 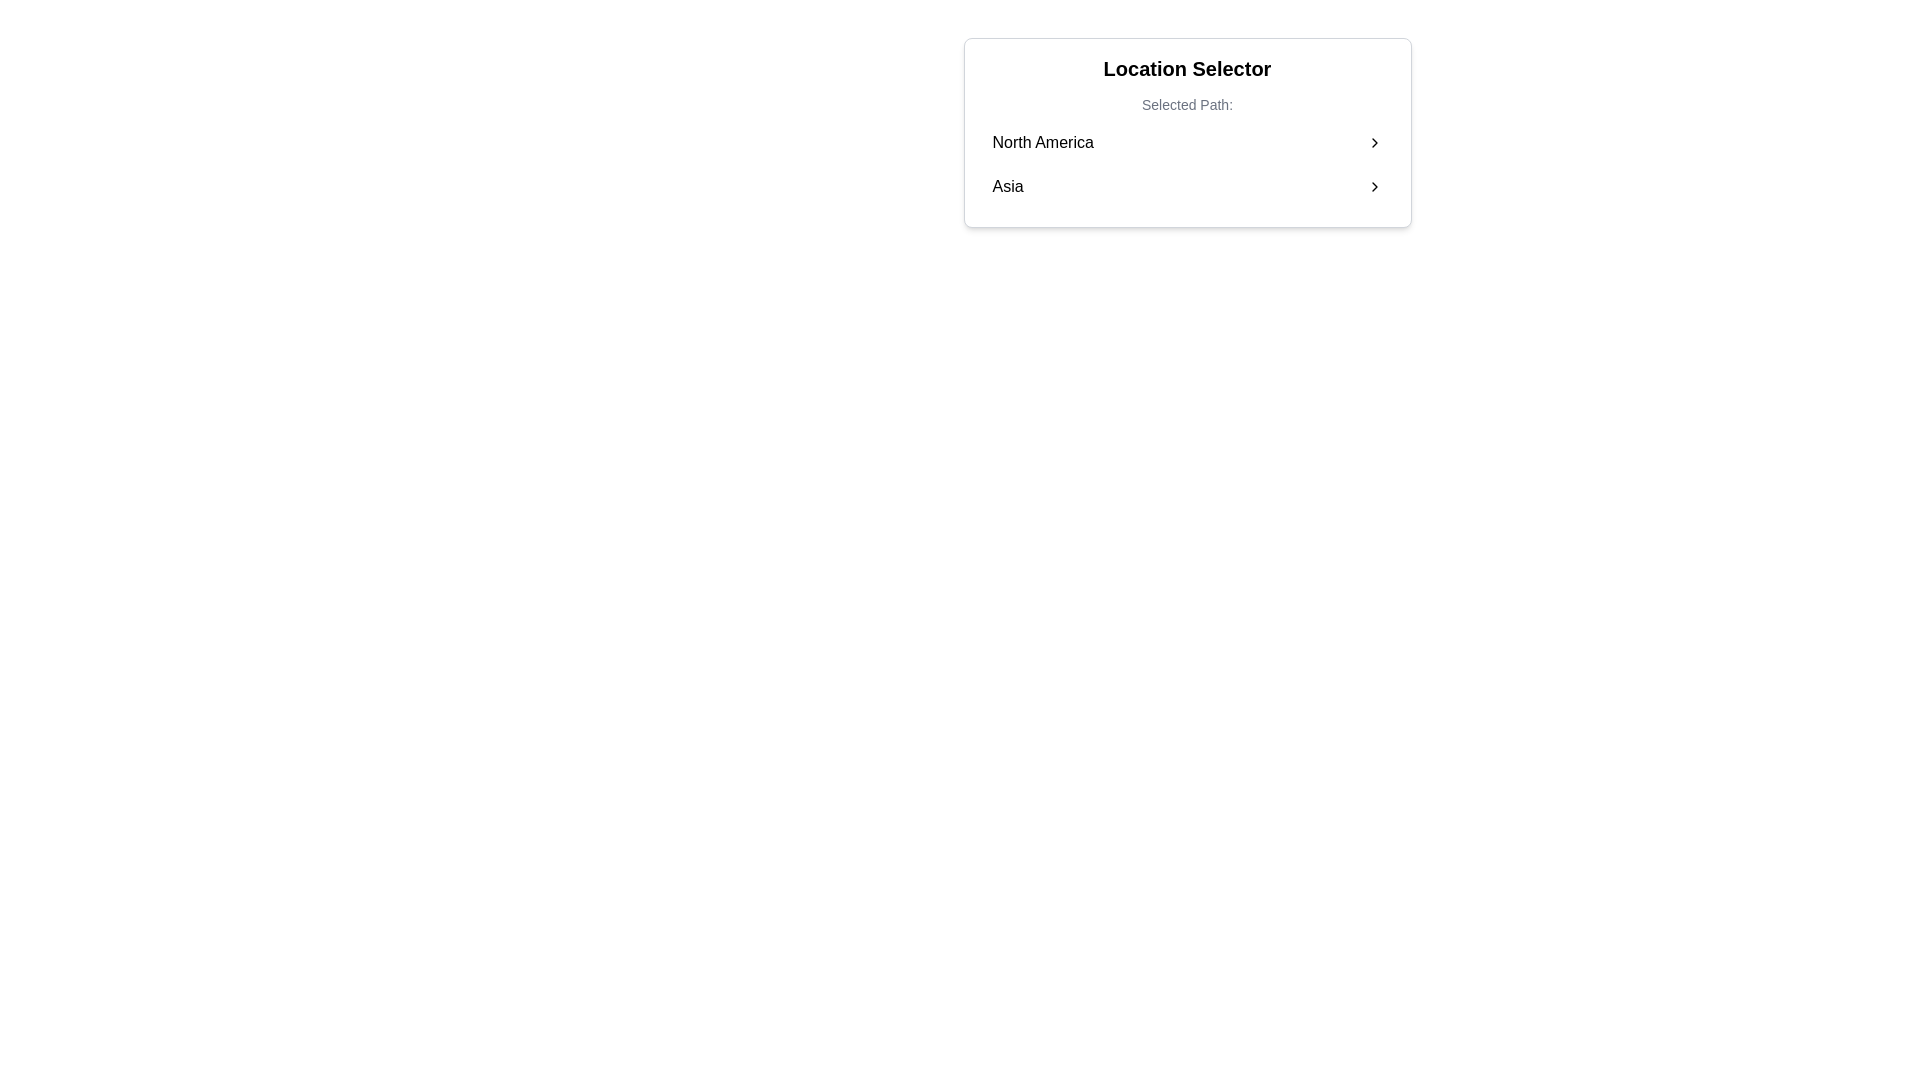 I want to click on the selectable list item displaying 'Asia', so click(x=1187, y=186).